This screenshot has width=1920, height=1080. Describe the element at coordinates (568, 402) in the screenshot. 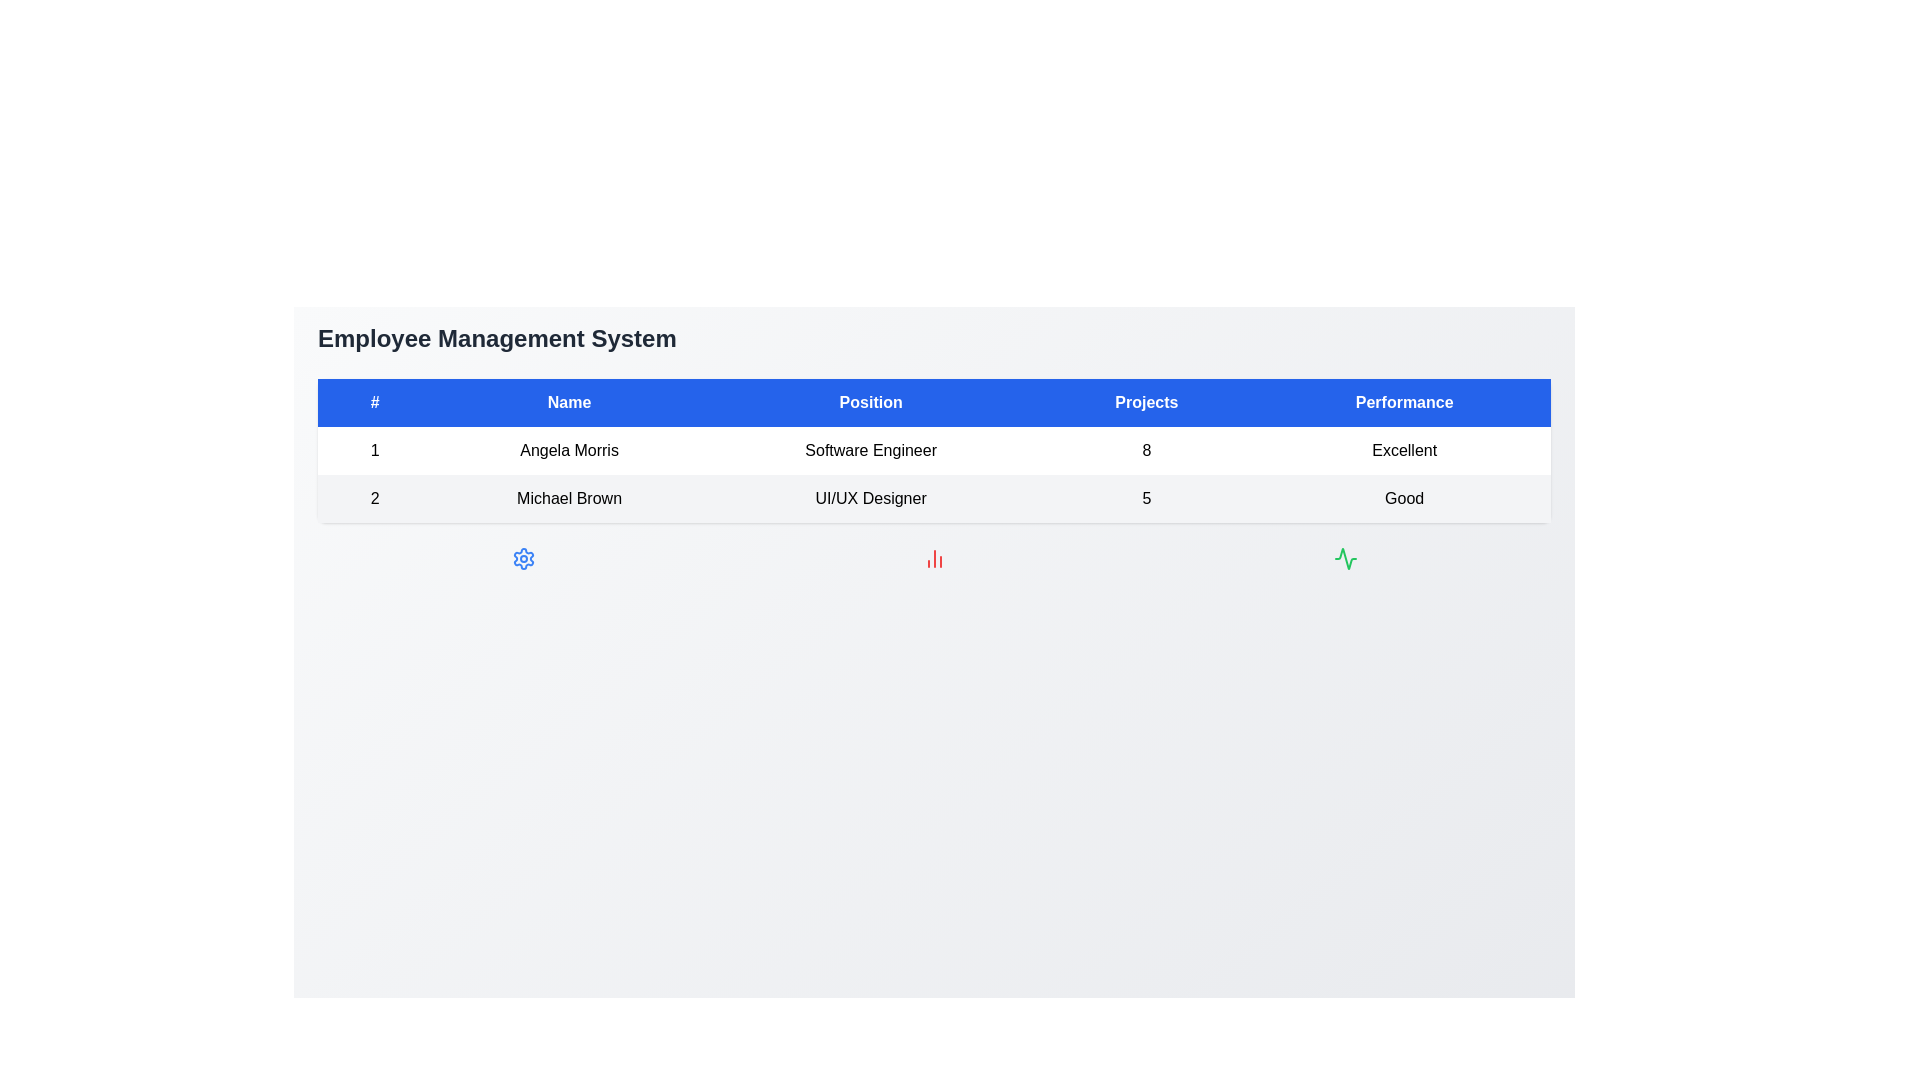

I see `the 'Name' column header in the table, which is the second column header located between the '#' and 'Position' headers` at that location.